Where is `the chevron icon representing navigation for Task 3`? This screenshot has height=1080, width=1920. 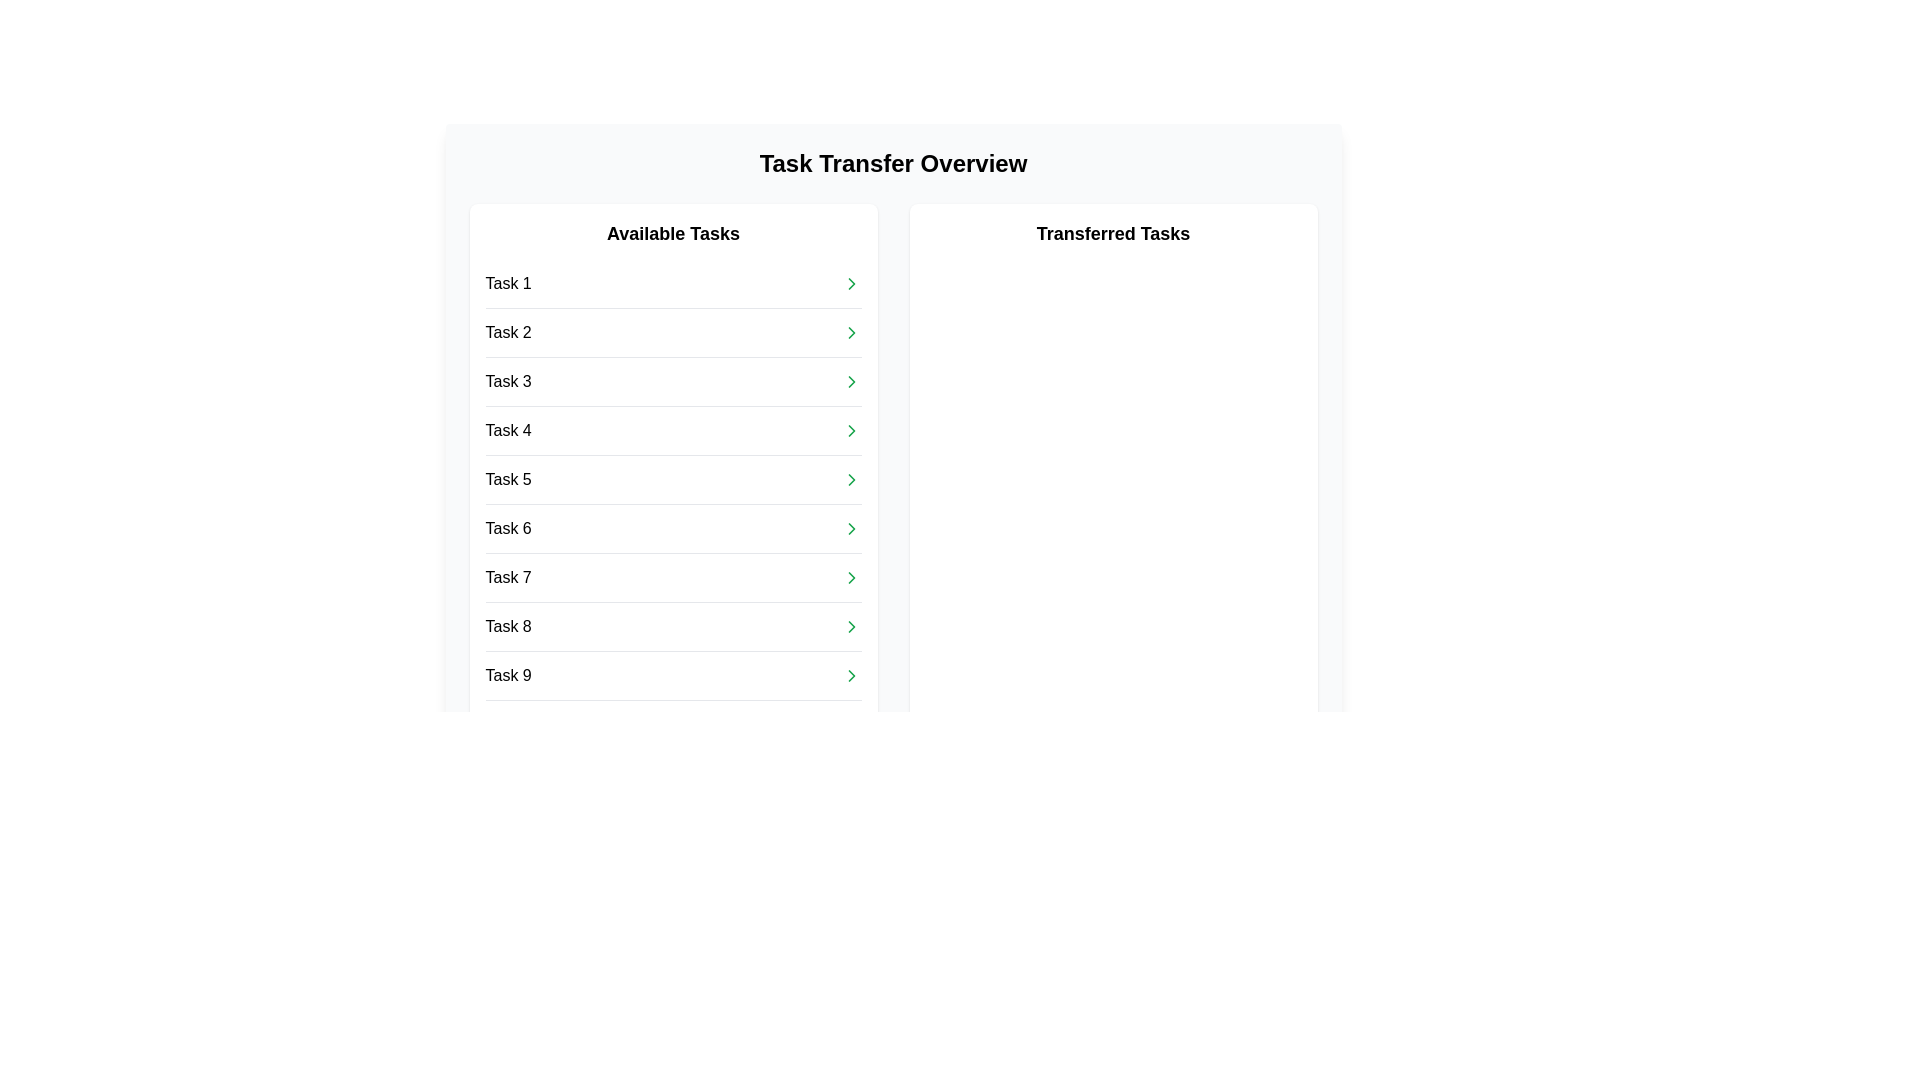
the chevron icon representing navigation for Task 3 is located at coordinates (851, 381).